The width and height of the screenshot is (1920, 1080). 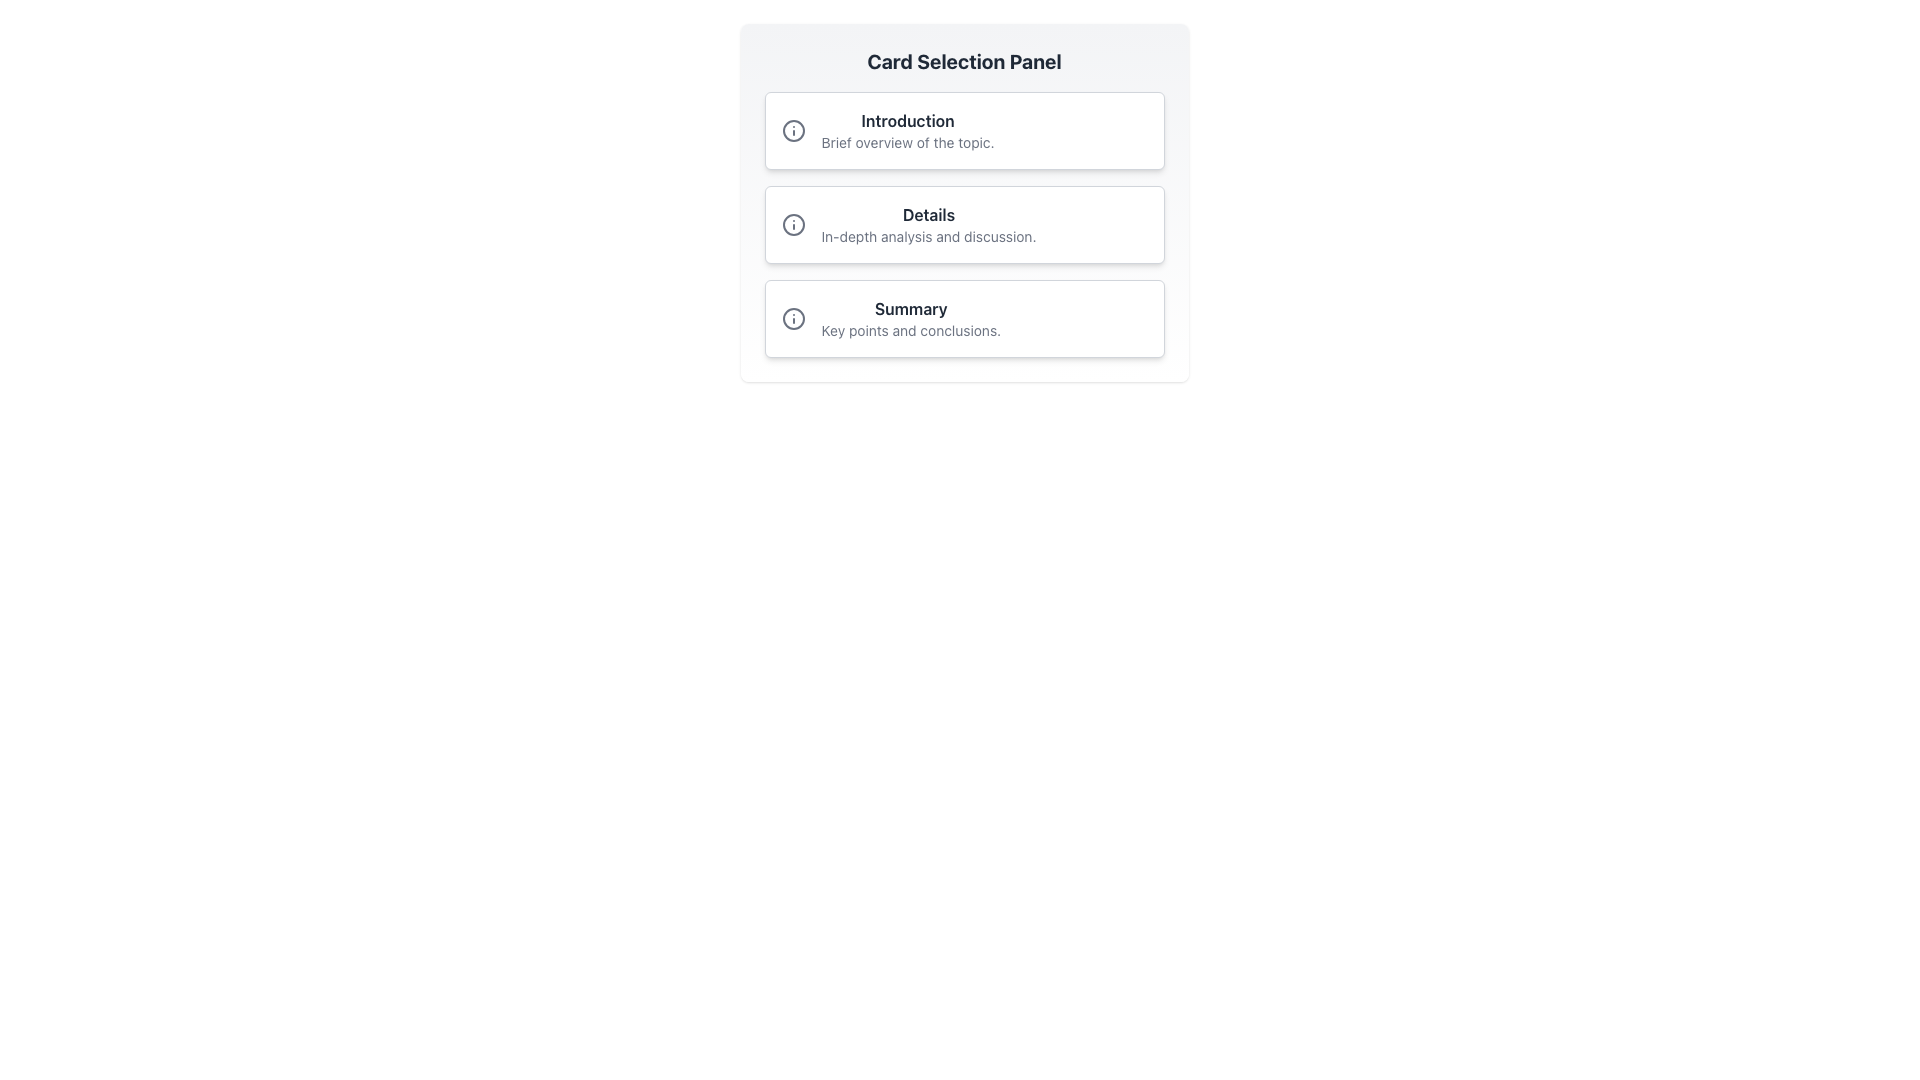 What do you see at coordinates (792, 224) in the screenshot?
I see `the Informational Icon located on the left side of the text content within the 'Details' card in the Card Selection Panel` at bounding box center [792, 224].